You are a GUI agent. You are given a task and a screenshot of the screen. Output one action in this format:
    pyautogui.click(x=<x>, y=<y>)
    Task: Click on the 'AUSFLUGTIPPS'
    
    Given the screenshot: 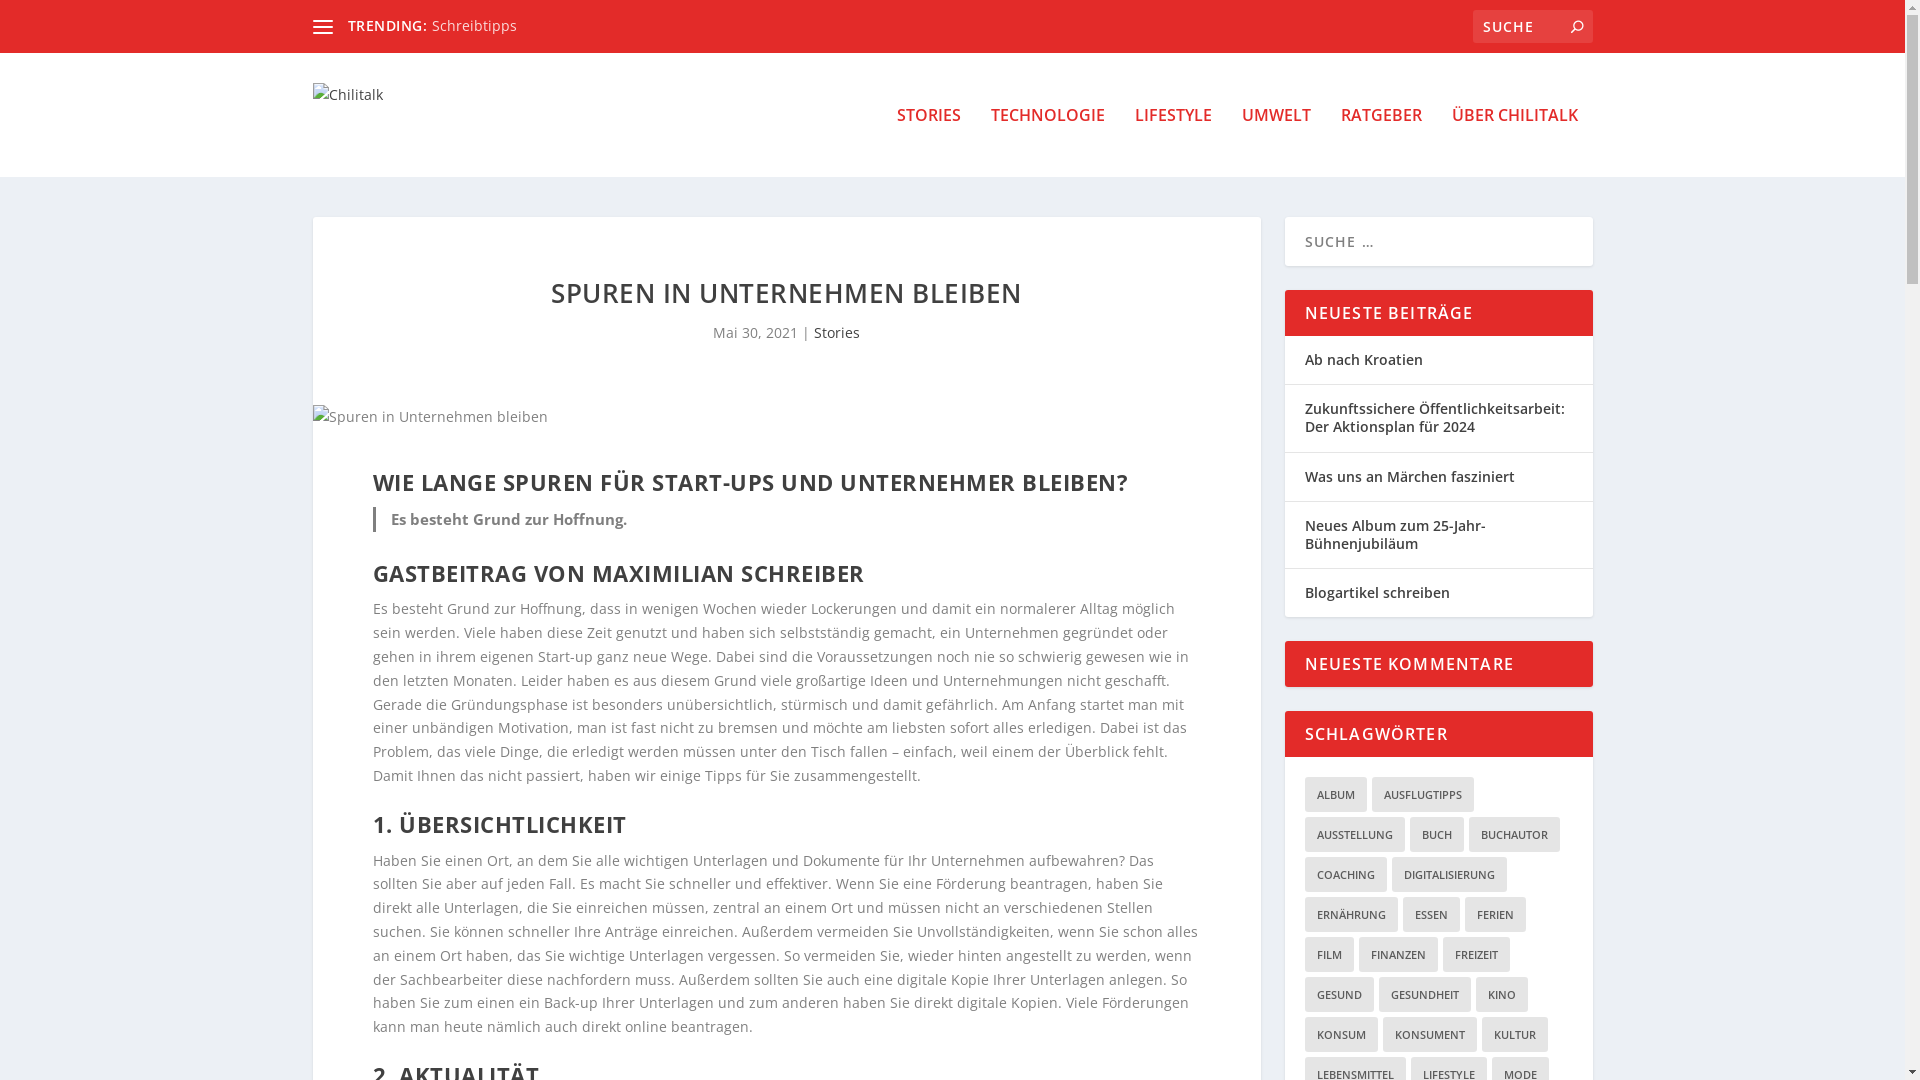 What is the action you would take?
    pyautogui.click(x=1421, y=793)
    